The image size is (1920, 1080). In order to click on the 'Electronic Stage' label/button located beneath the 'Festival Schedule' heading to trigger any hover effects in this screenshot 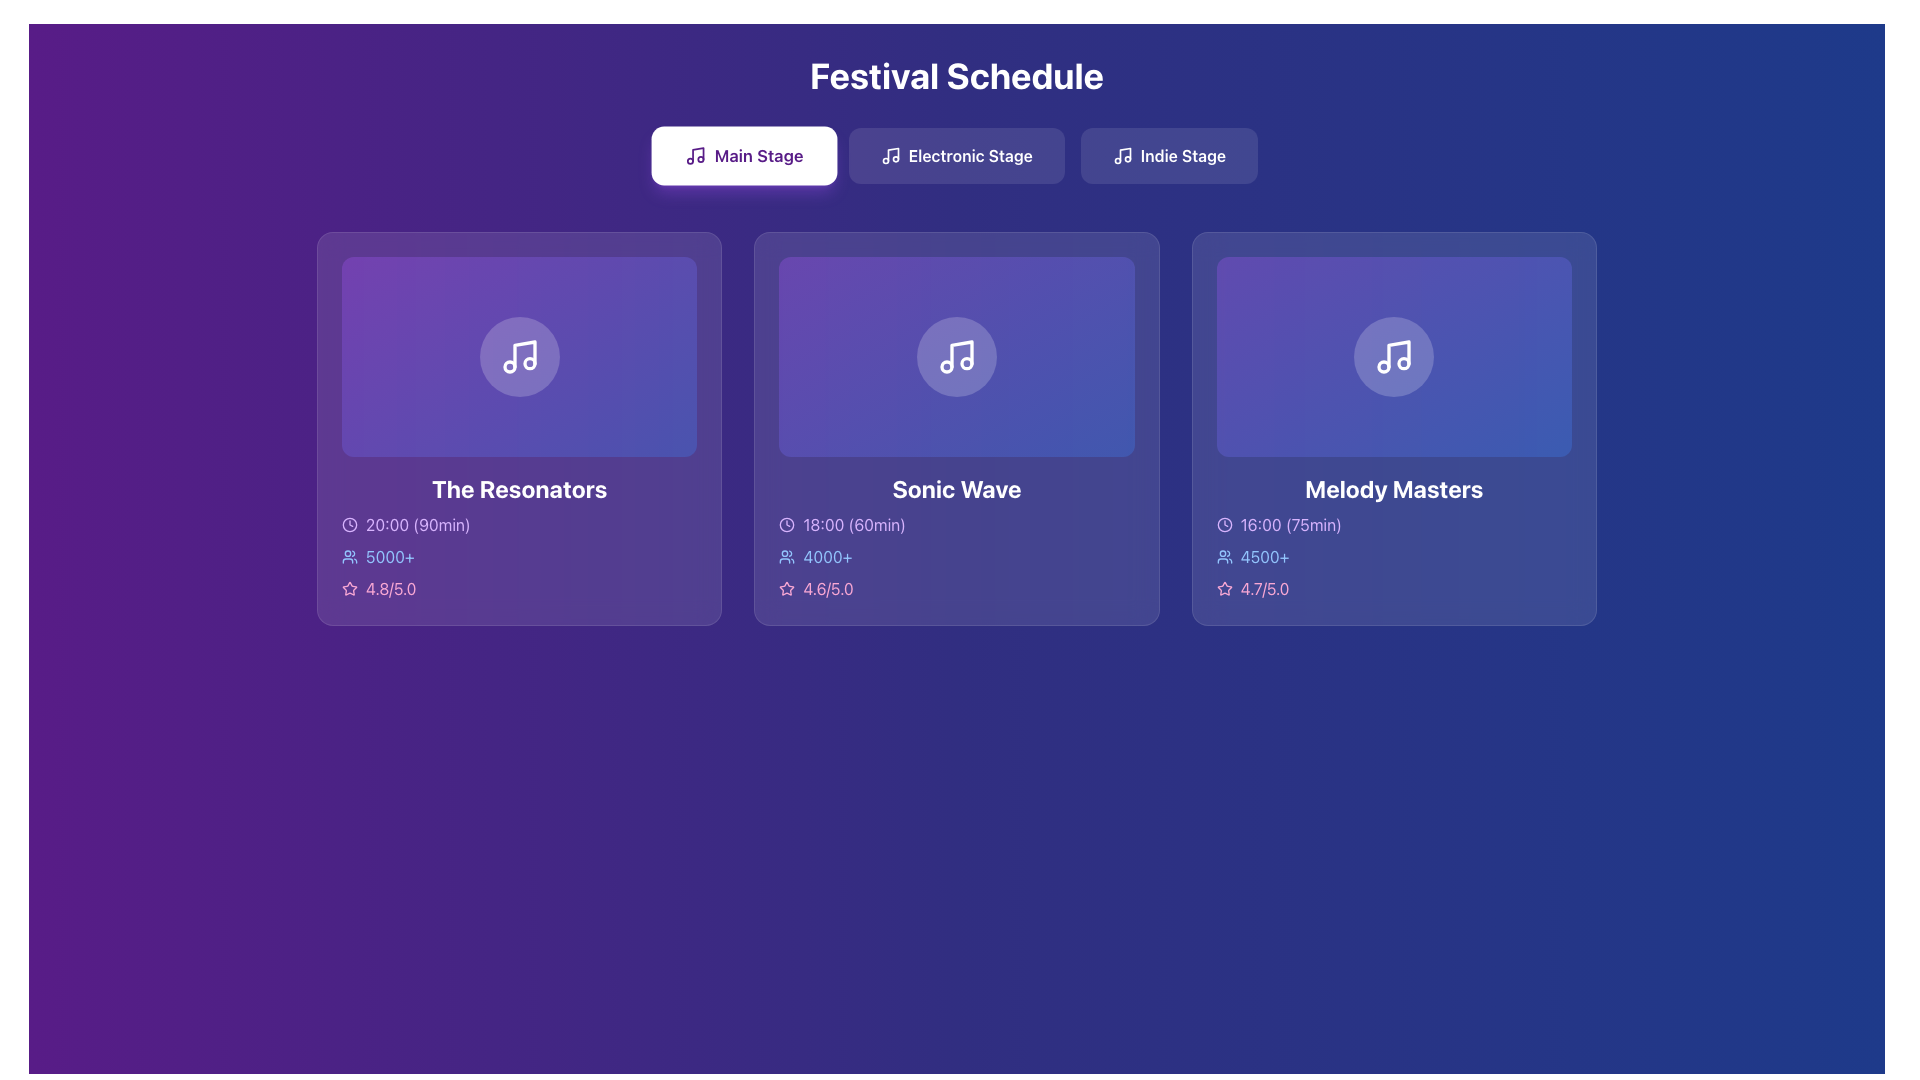, I will do `click(970, 154)`.